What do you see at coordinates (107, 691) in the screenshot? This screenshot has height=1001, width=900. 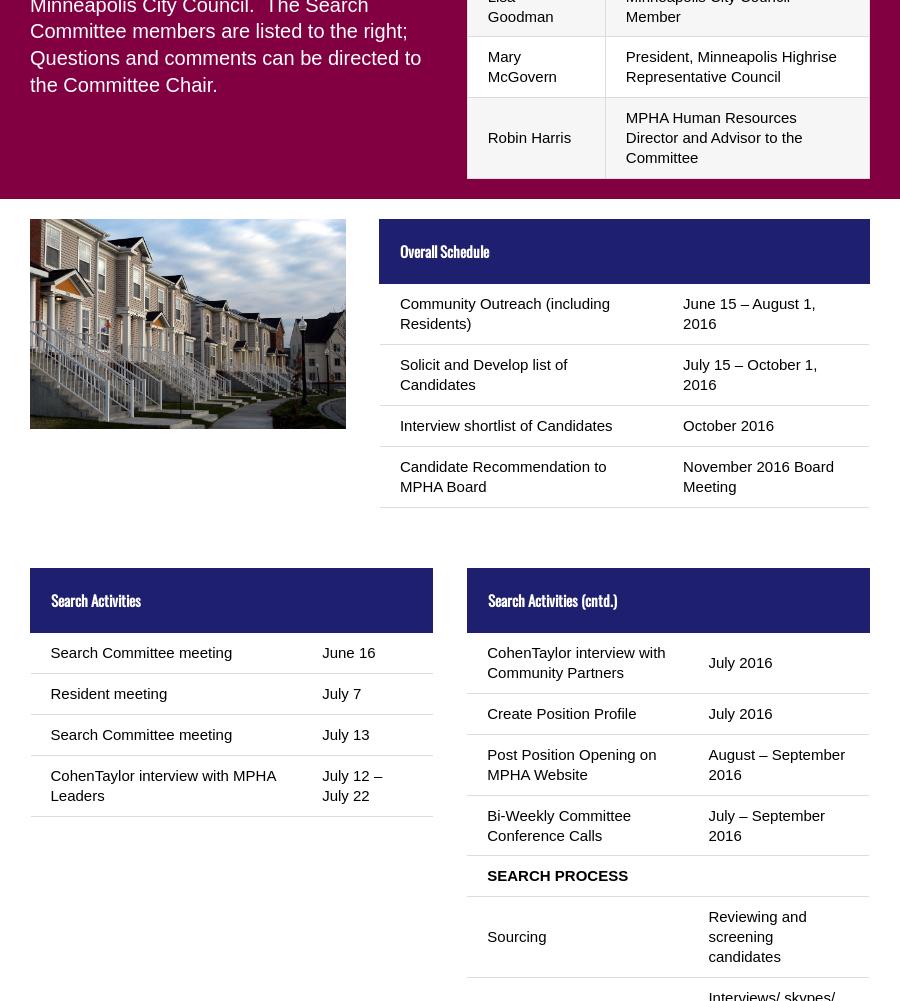 I see `'Resident meeting'` at bounding box center [107, 691].